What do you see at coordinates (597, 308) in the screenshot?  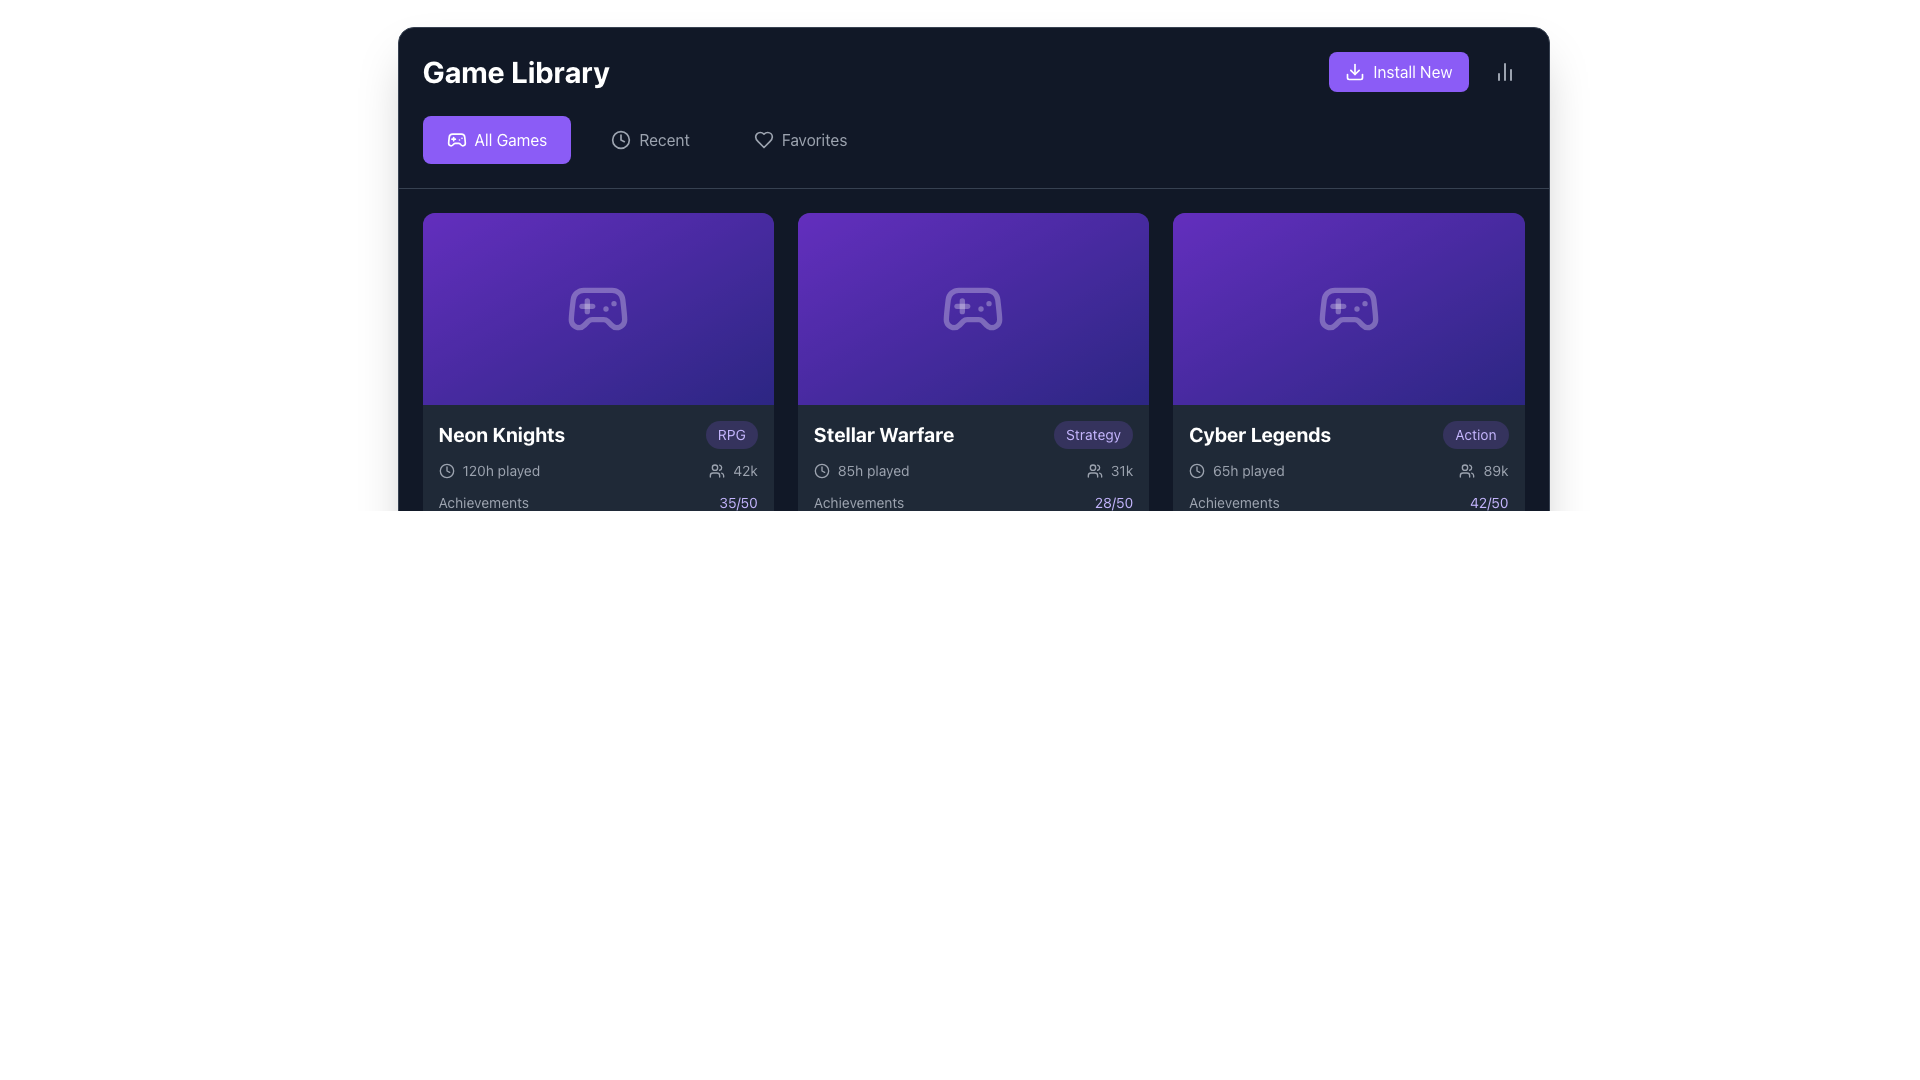 I see `the game controller icon with a purple background representing 'Neon Knights' in the Game Library interface` at bounding box center [597, 308].